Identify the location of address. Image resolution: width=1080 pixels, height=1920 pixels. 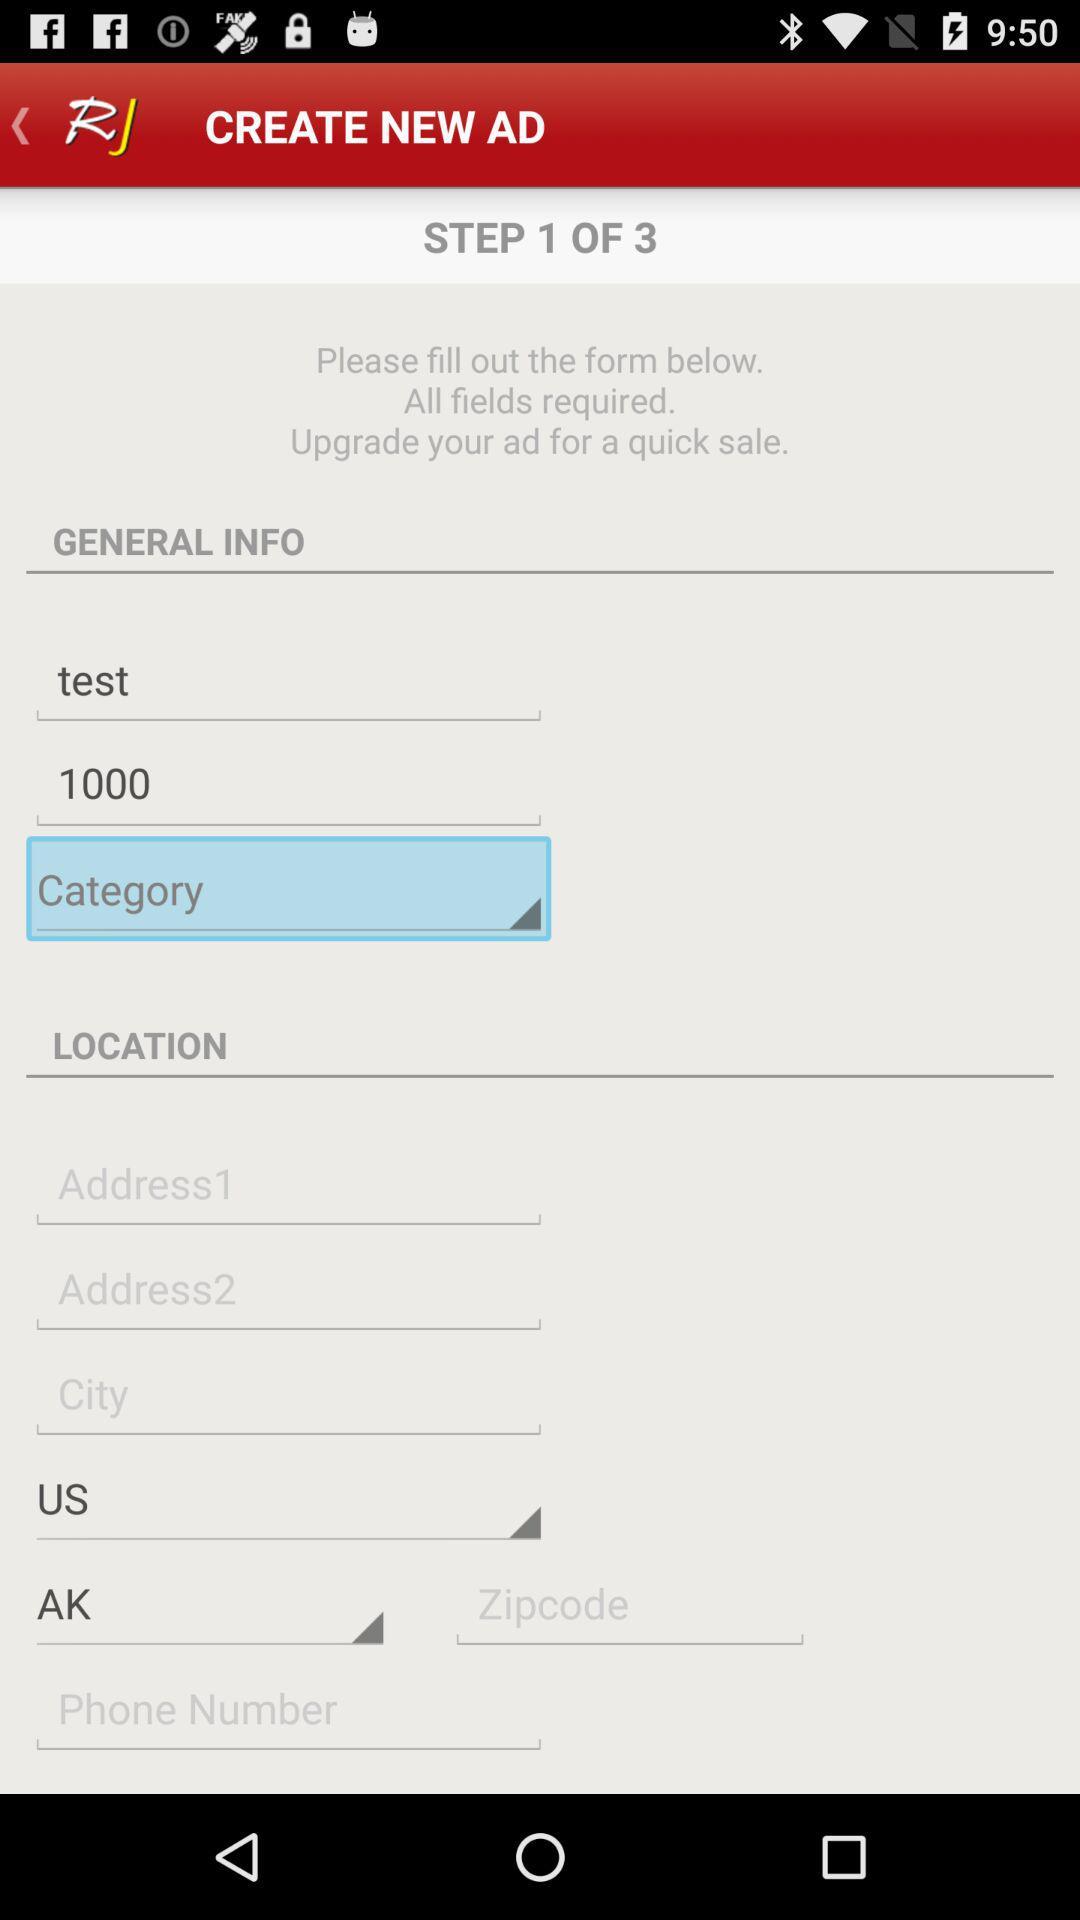
(288, 1182).